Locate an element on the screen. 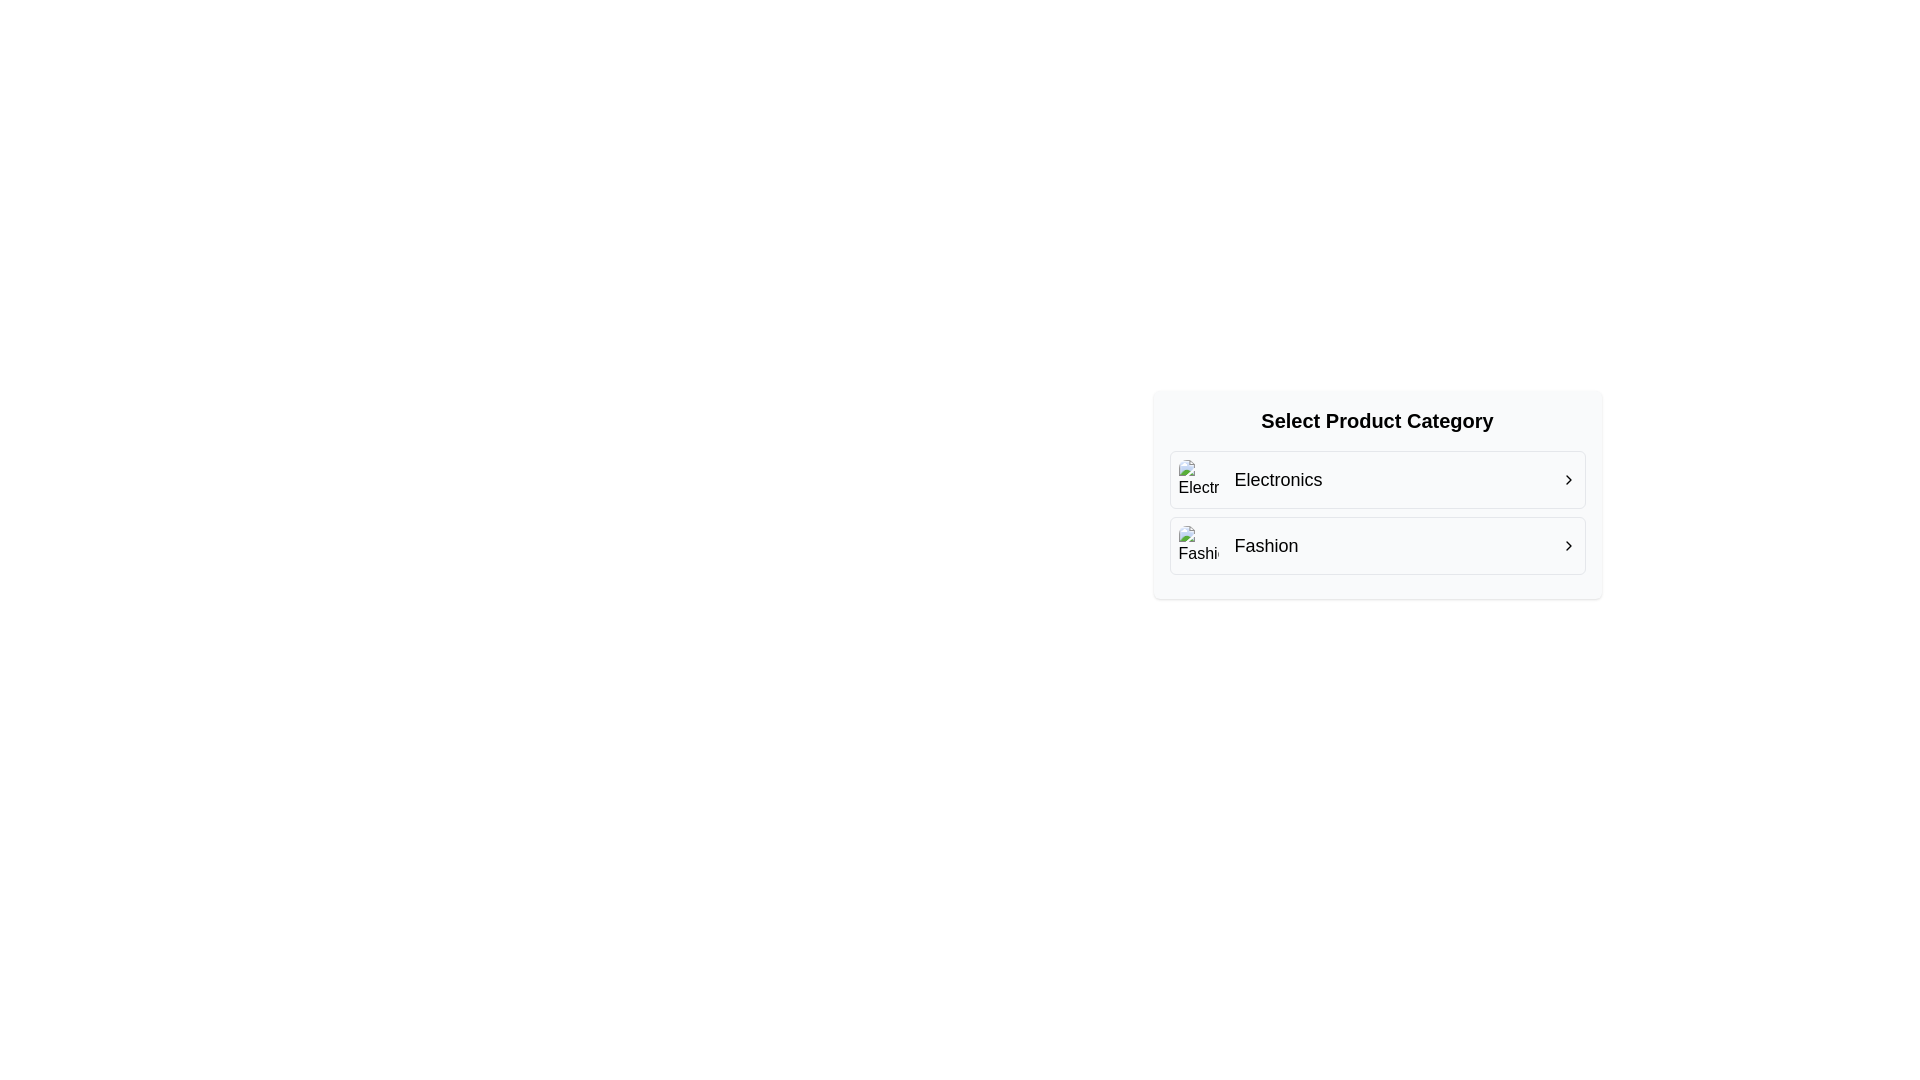  the 'Fashion' button-like item in the categorized options list is located at coordinates (1376, 546).